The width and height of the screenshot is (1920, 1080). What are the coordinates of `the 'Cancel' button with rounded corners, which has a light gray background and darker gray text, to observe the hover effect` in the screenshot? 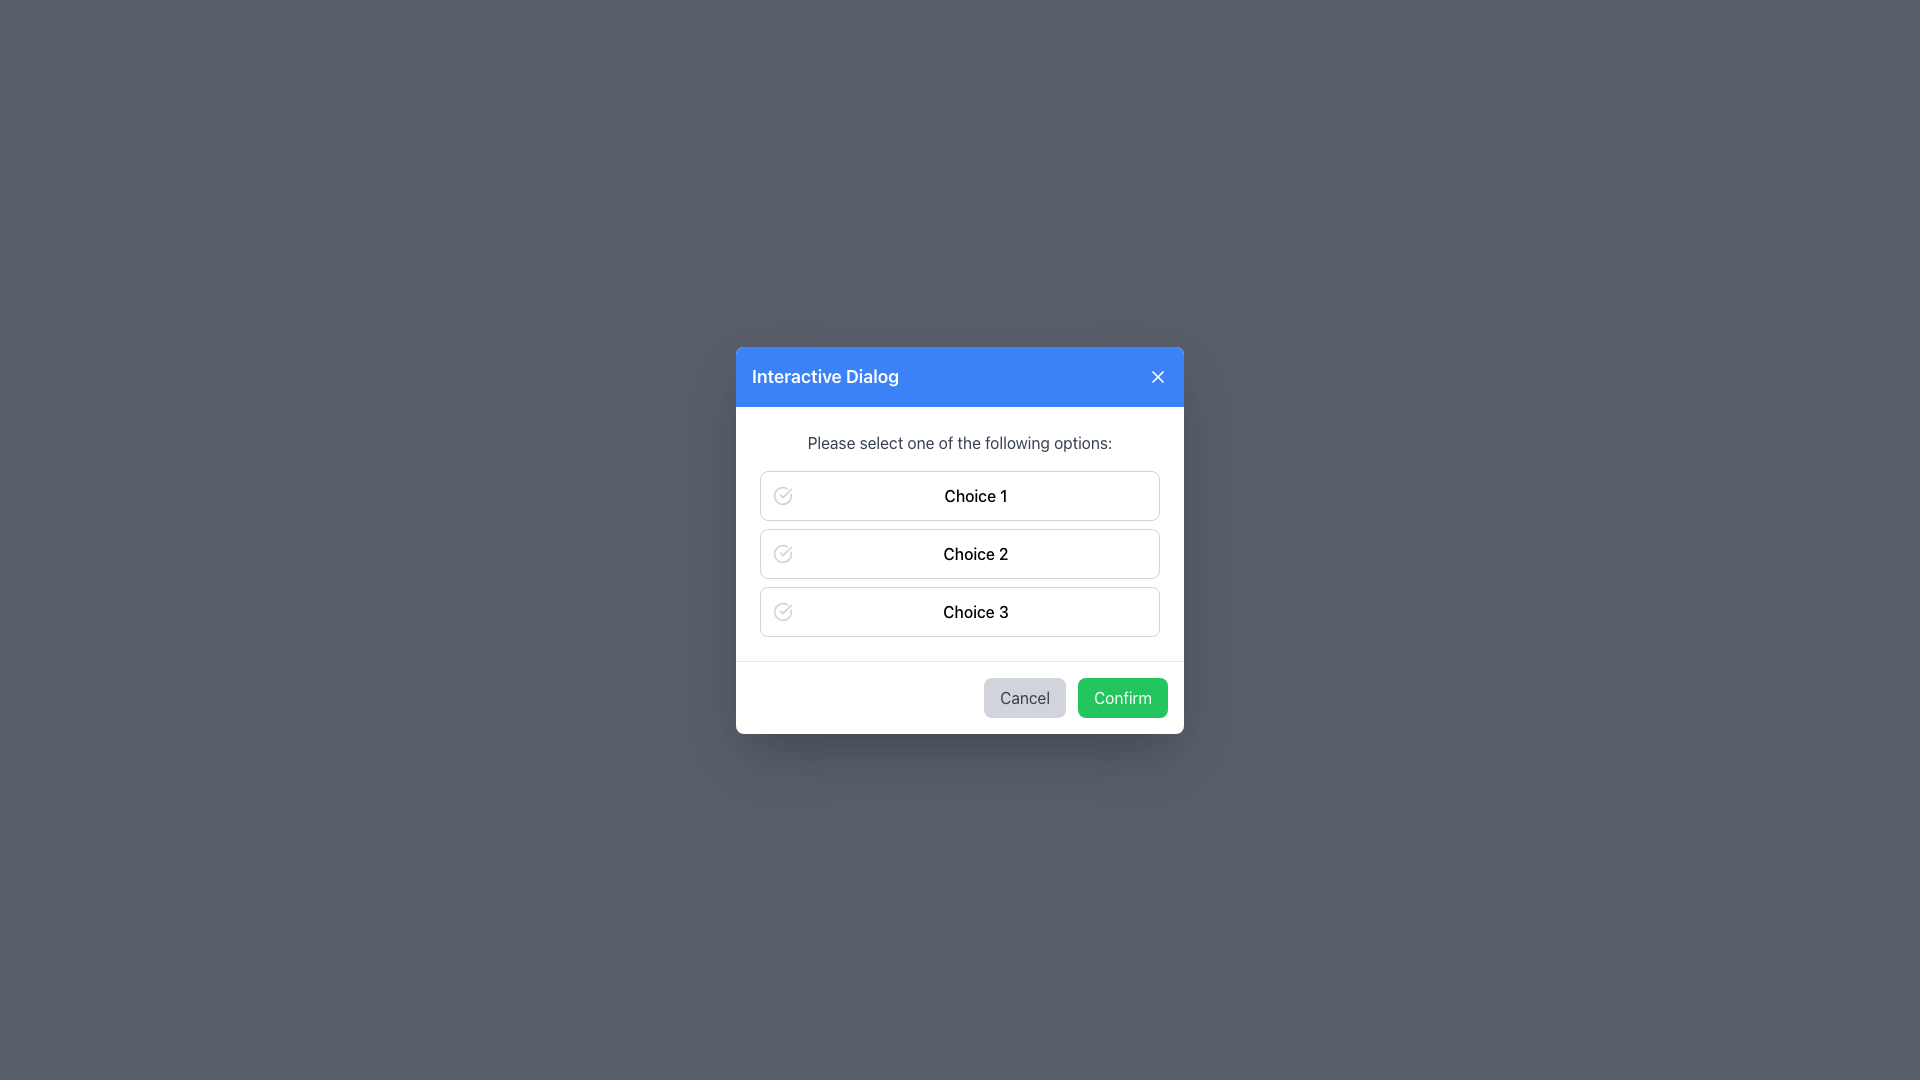 It's located at (1025, 696).